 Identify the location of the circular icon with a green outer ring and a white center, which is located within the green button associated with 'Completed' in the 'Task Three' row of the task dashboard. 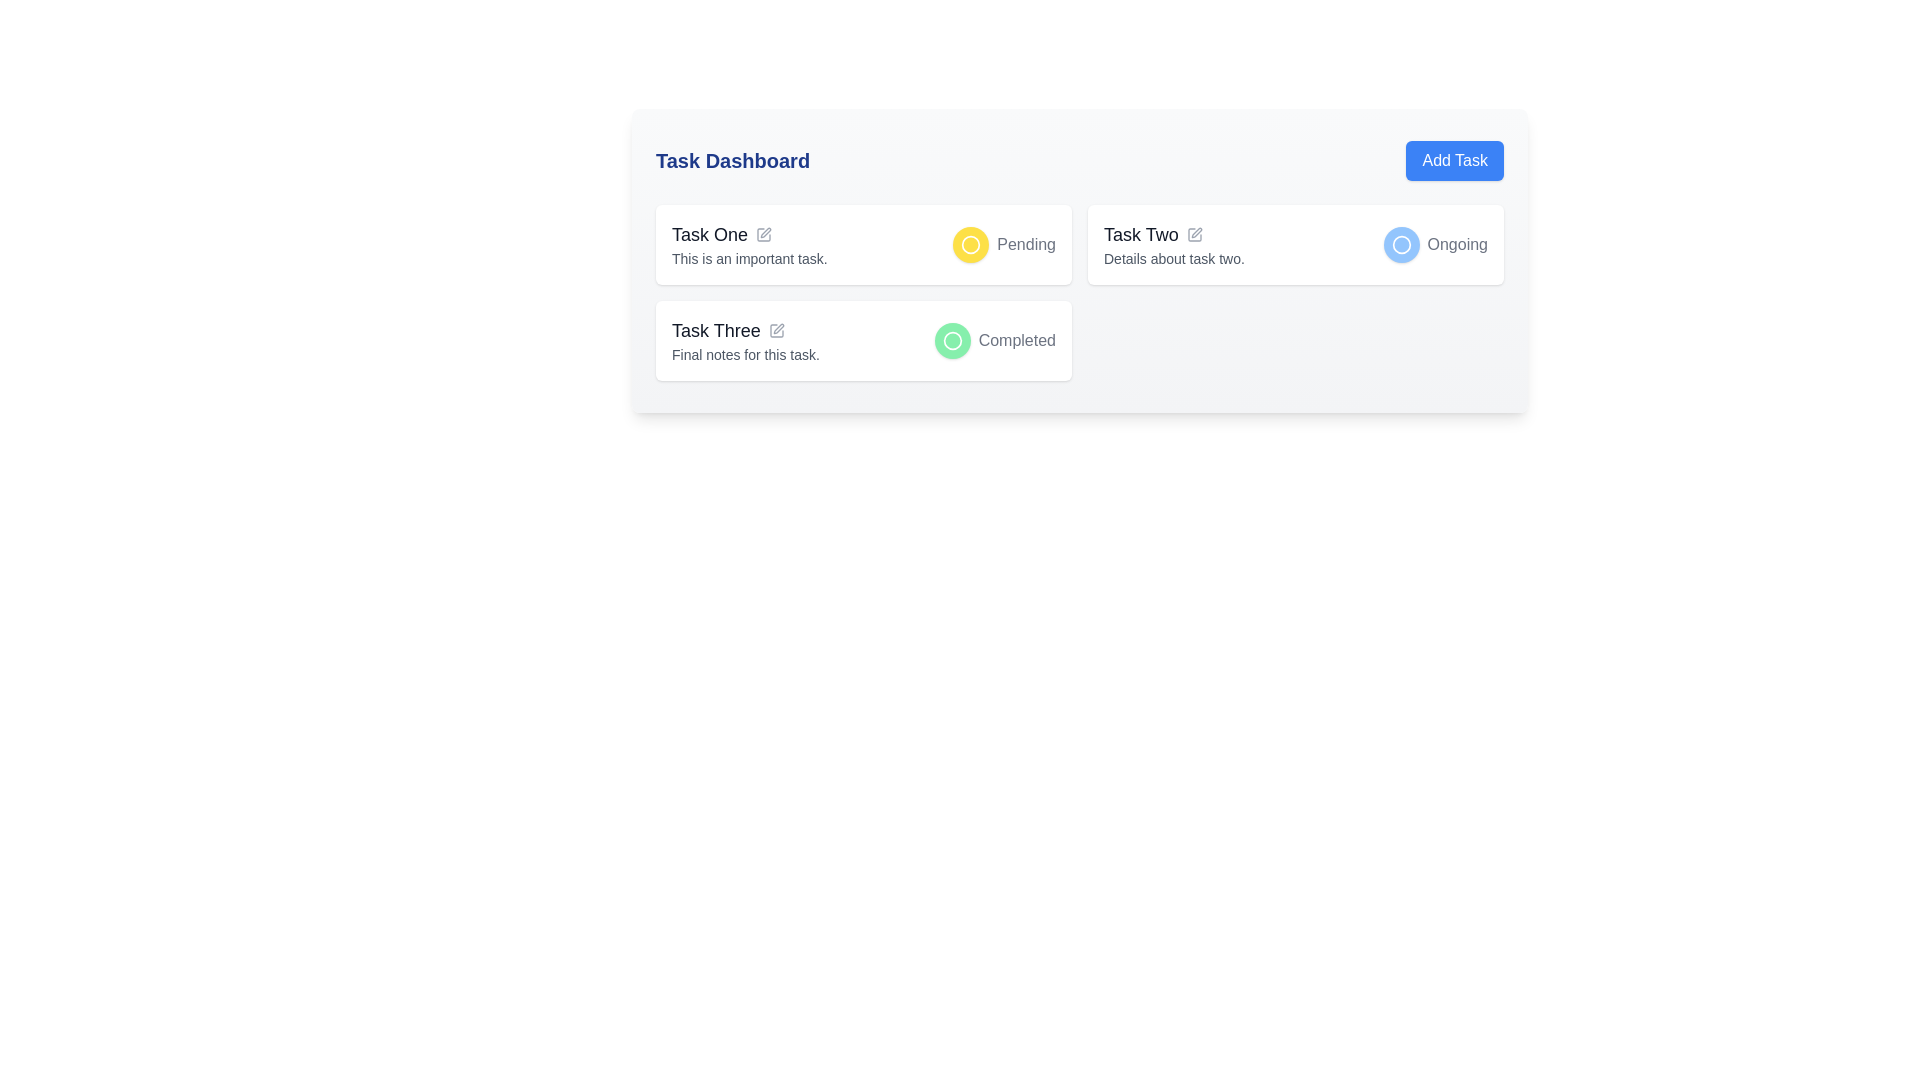
(951, 339).